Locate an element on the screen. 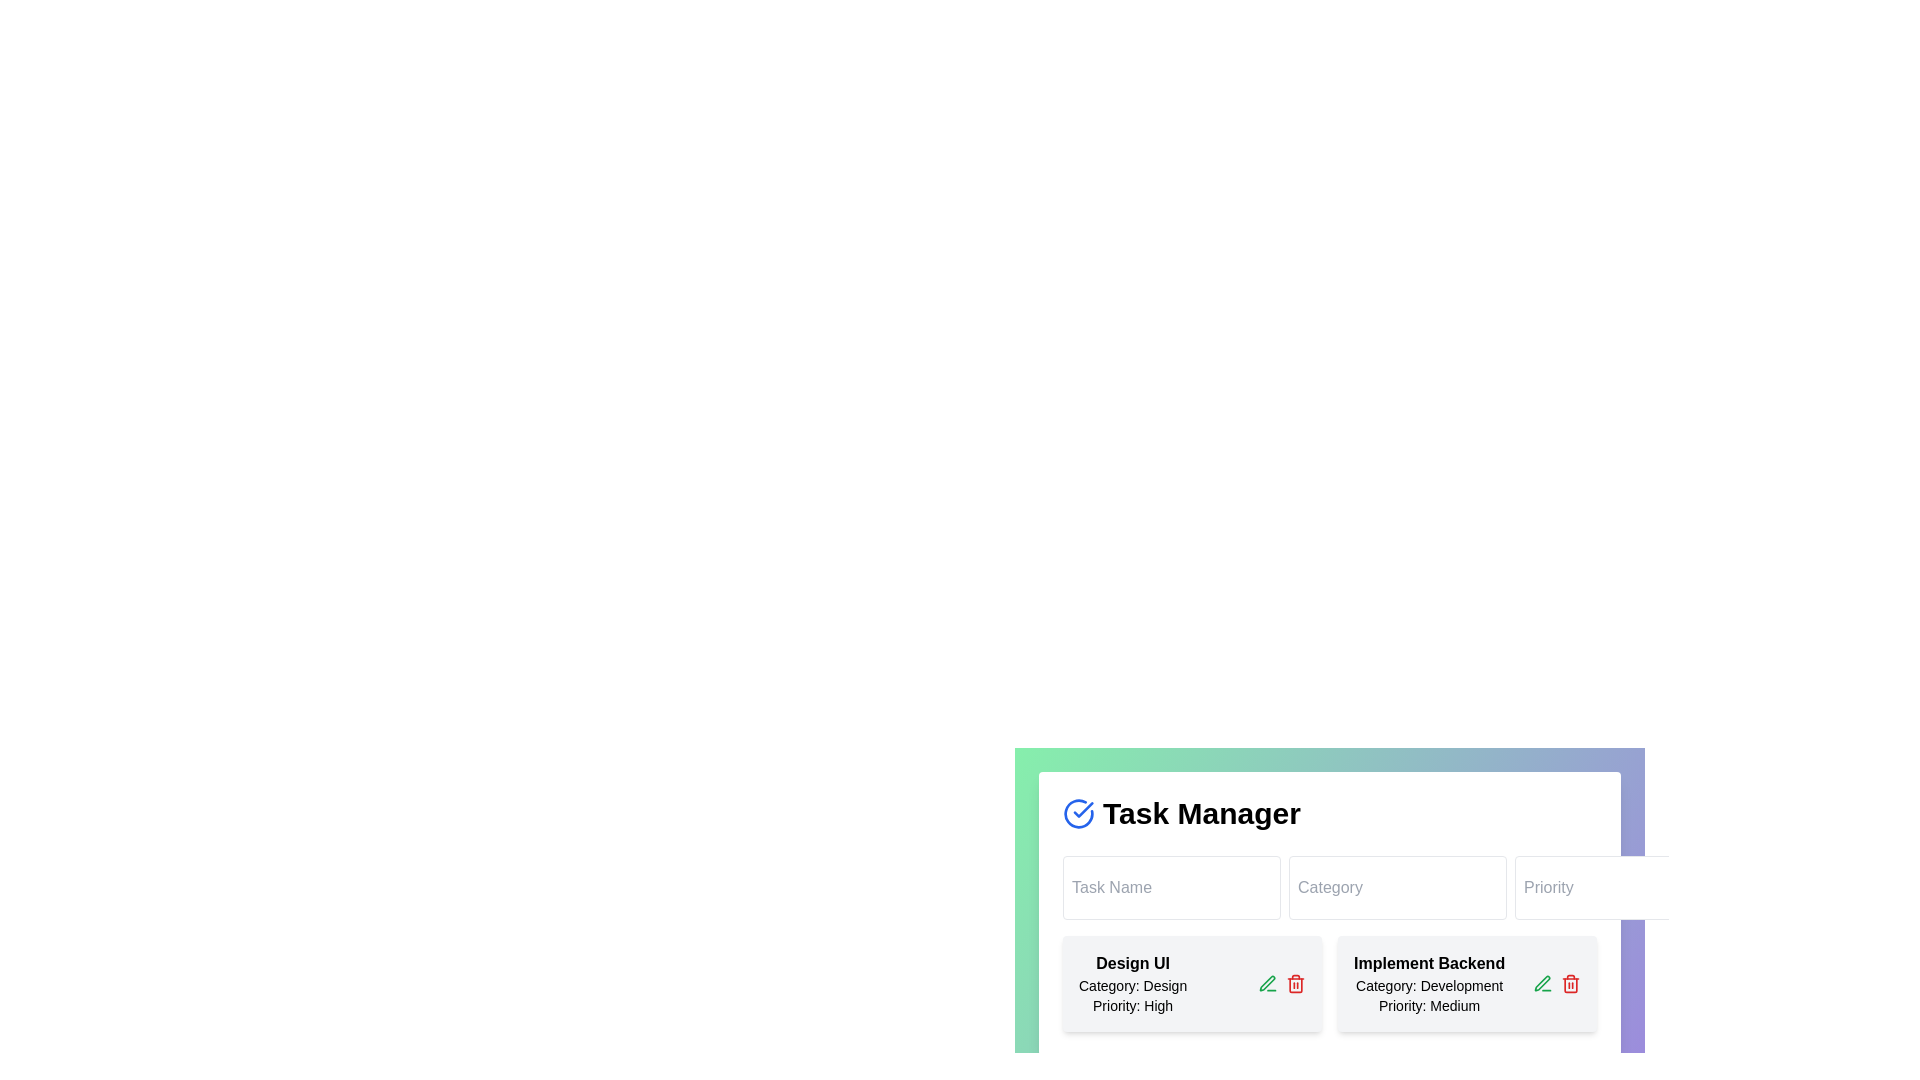 The image size is (1920, 1080). category specified by the text label indicating that the task 'Implement Backend' belongs to the 'Development' category, which is located below the task title and above the priority label is located at coordinates (1428, 985).